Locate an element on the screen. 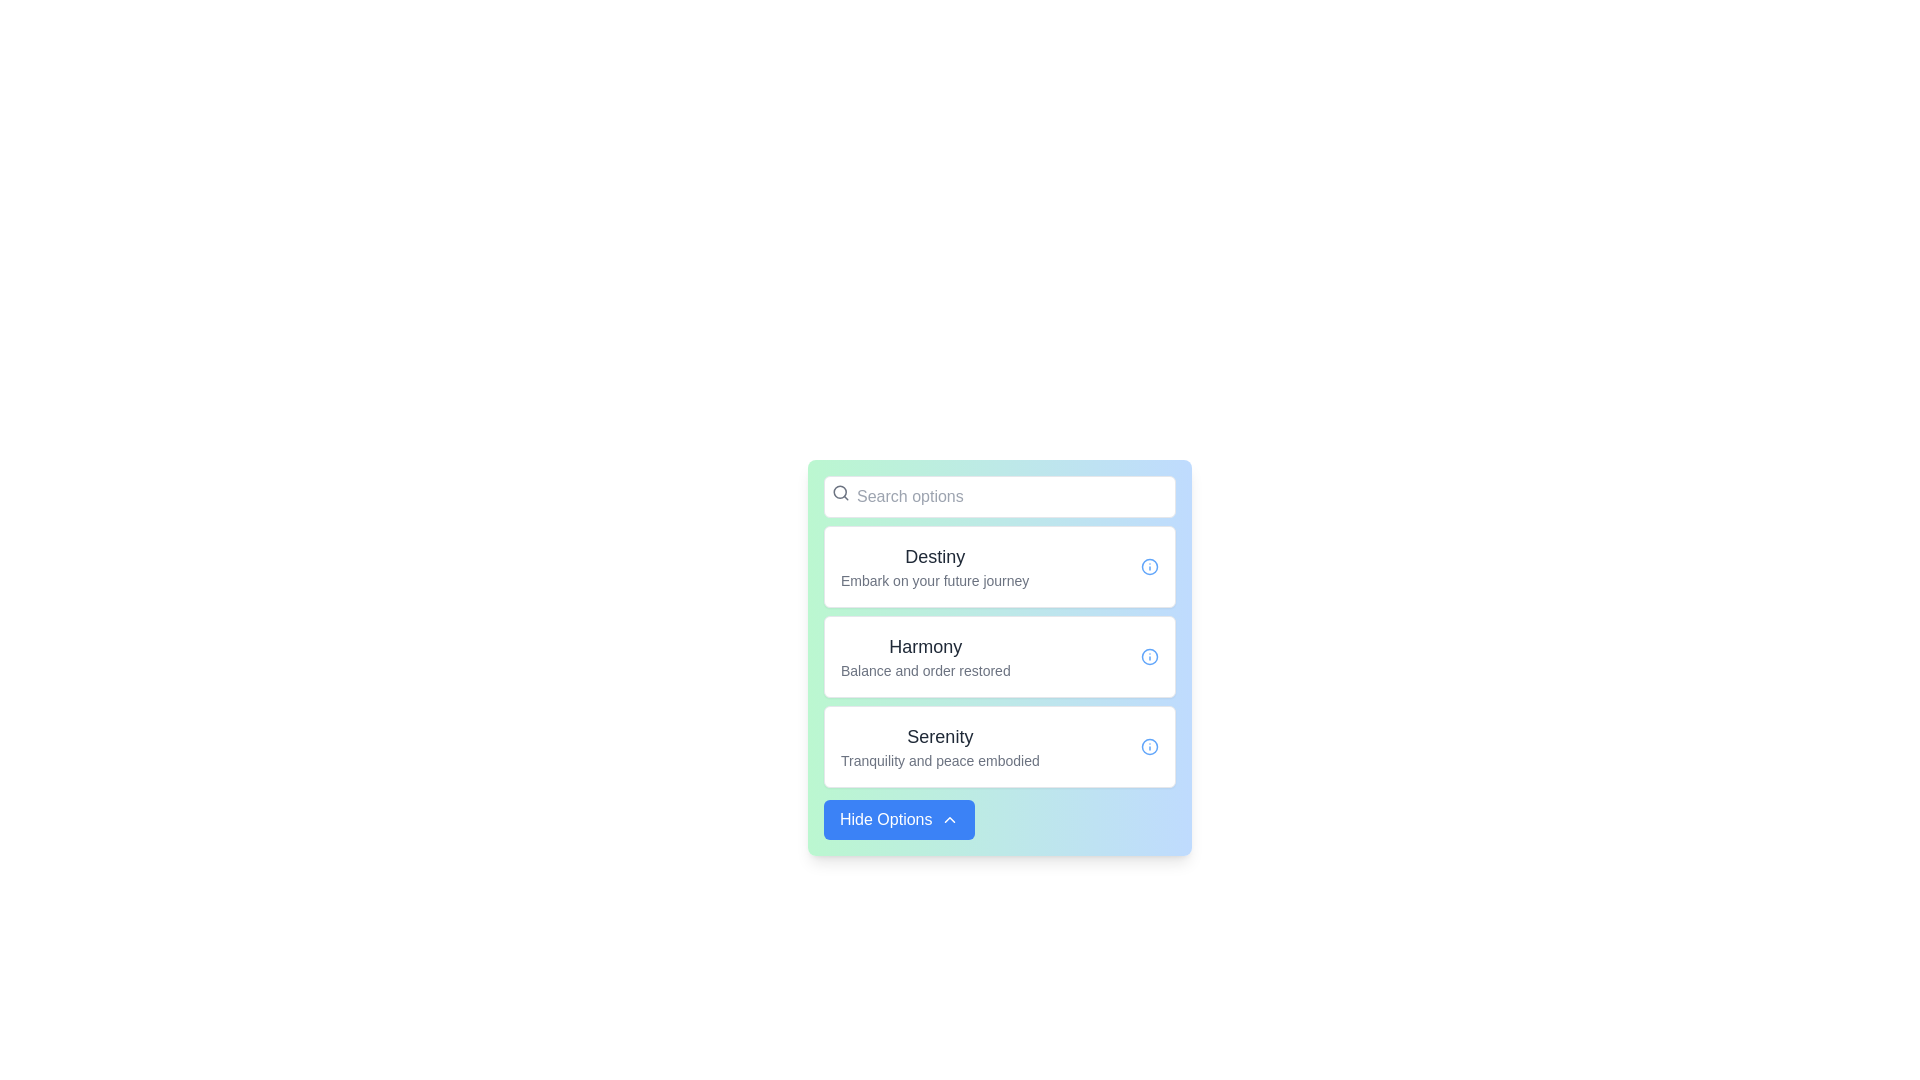 This screenshot has width=1920, height=1080. the 'Hide Options' text label within the blue rounded button at the bottom of the layout is located at coordinates (885, 820).